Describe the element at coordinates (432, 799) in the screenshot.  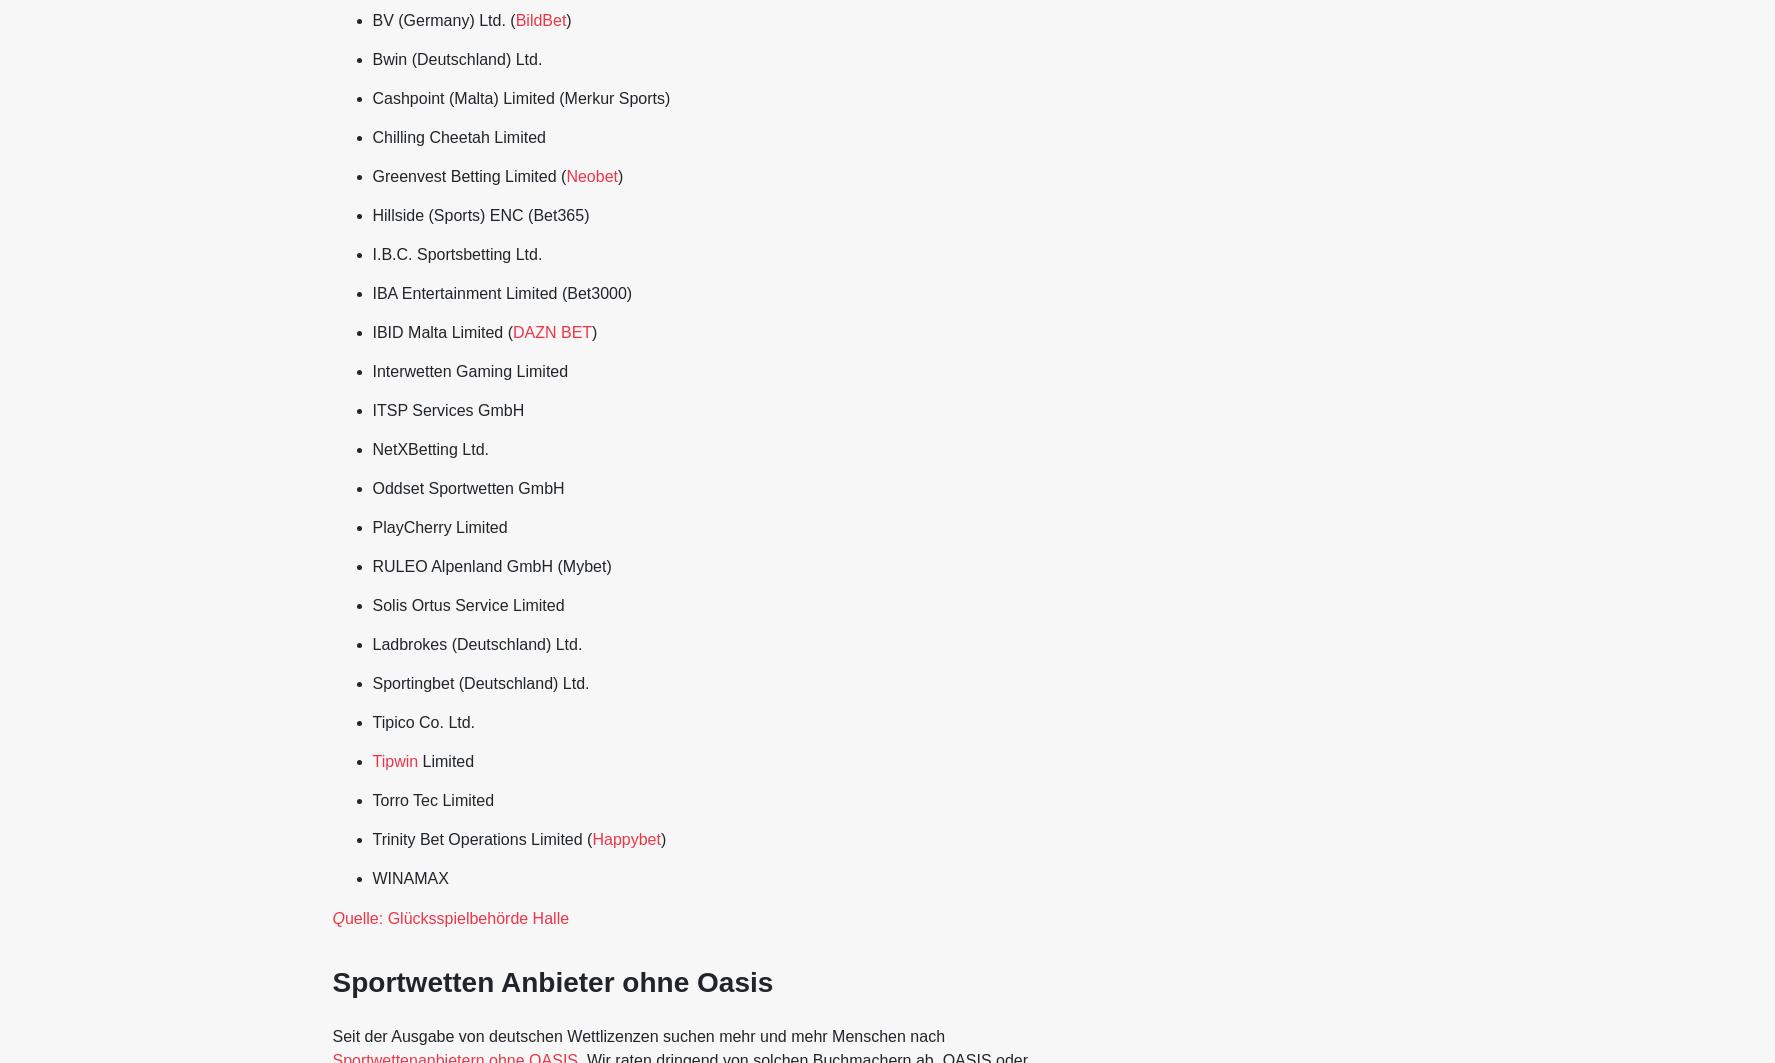
I see `'Torro Tec Limited'` at that location.